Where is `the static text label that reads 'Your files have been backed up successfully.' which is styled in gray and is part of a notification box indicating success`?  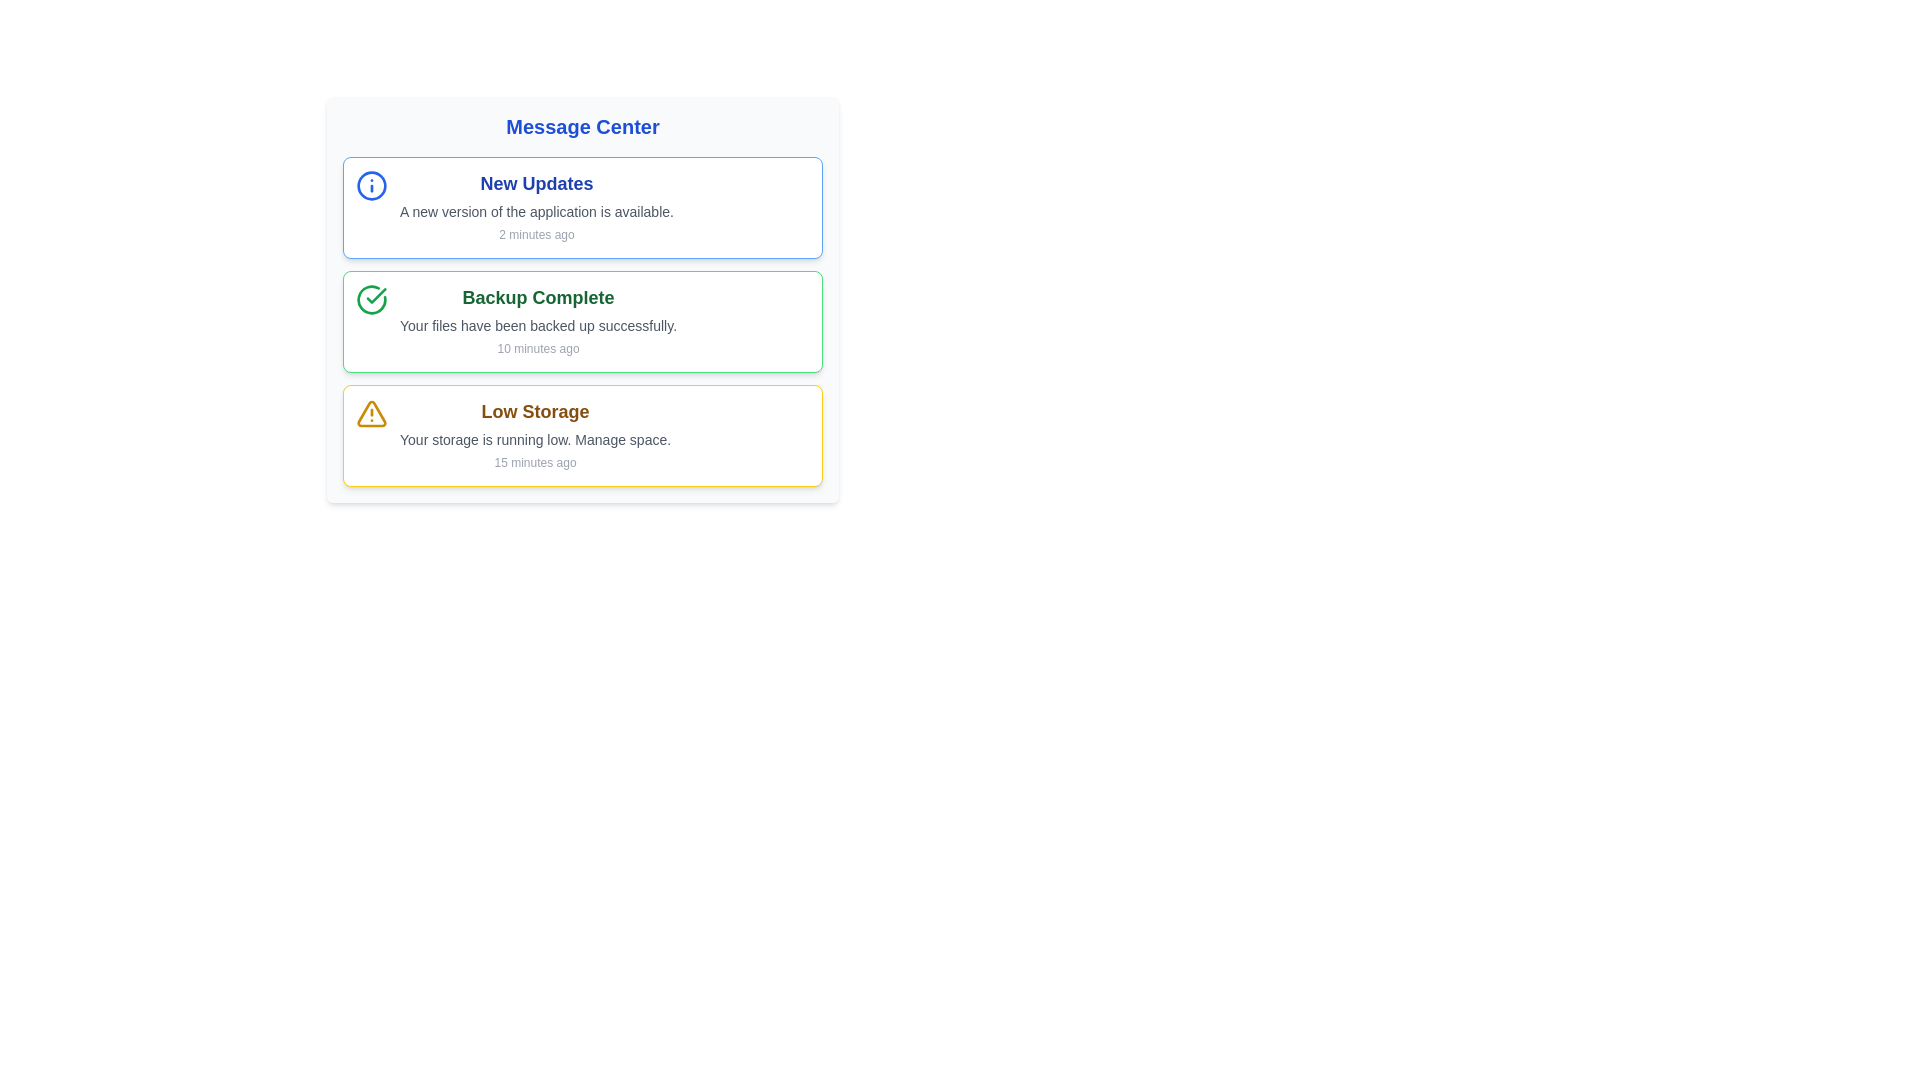
the static text label that reads 'Your files have been backed up successfully.' which is styled in gray and is part of a notification box indicating success is located at coordinates (538, 325).